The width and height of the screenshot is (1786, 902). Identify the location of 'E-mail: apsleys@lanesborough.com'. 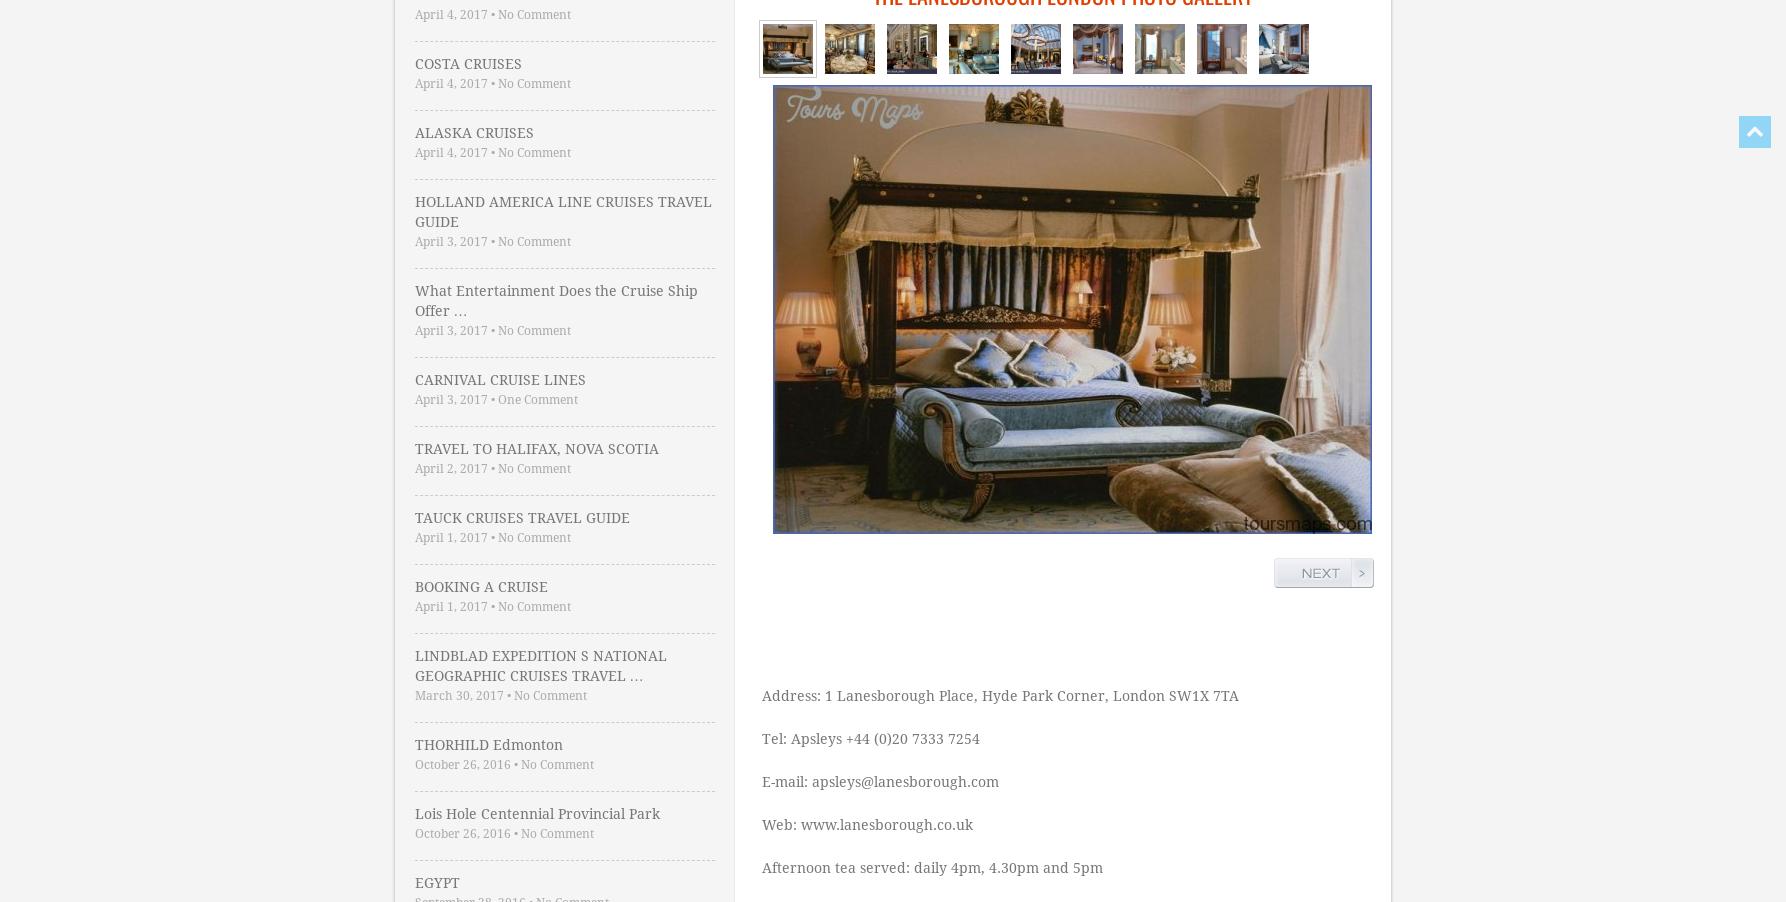
(879, 781).